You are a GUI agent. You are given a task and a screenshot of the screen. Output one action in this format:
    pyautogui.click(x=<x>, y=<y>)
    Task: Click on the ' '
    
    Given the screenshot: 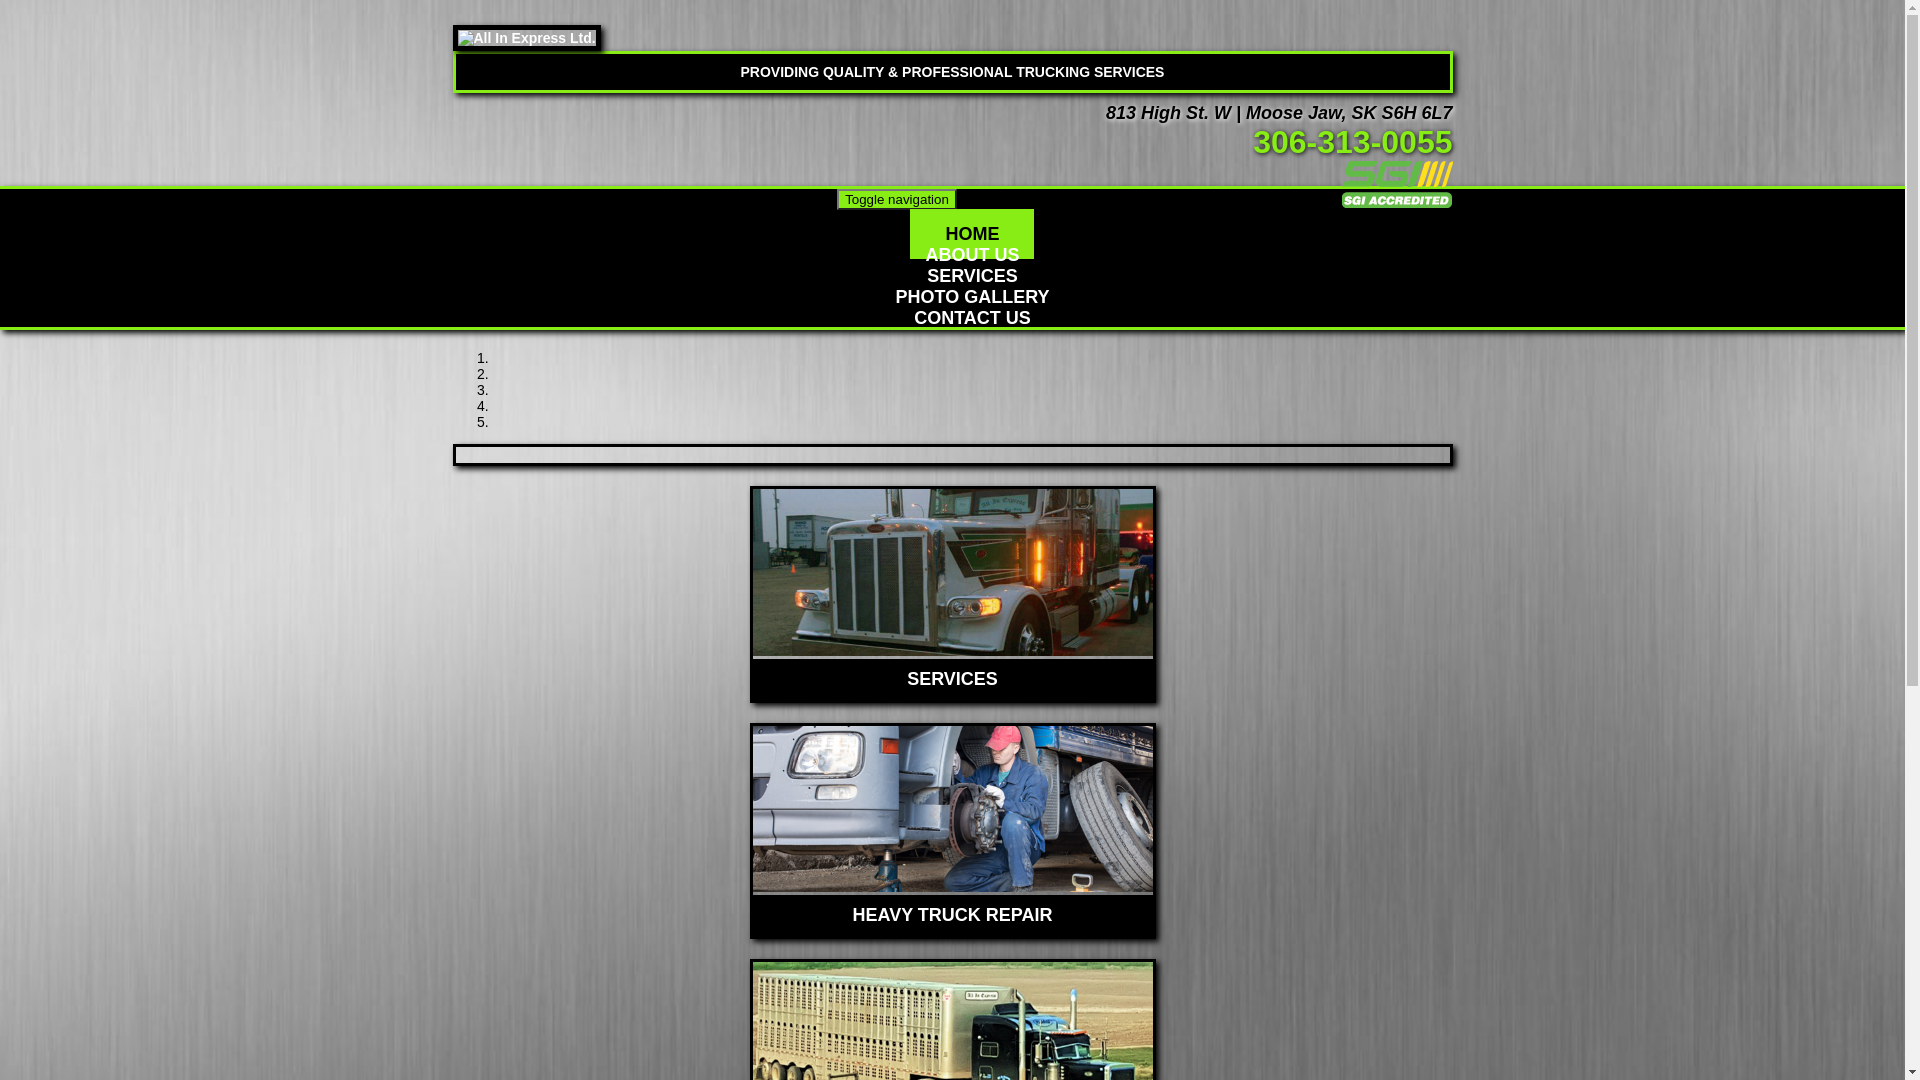 What is the action you would take?
    pyautogui.click(x=1242, y=141)
    